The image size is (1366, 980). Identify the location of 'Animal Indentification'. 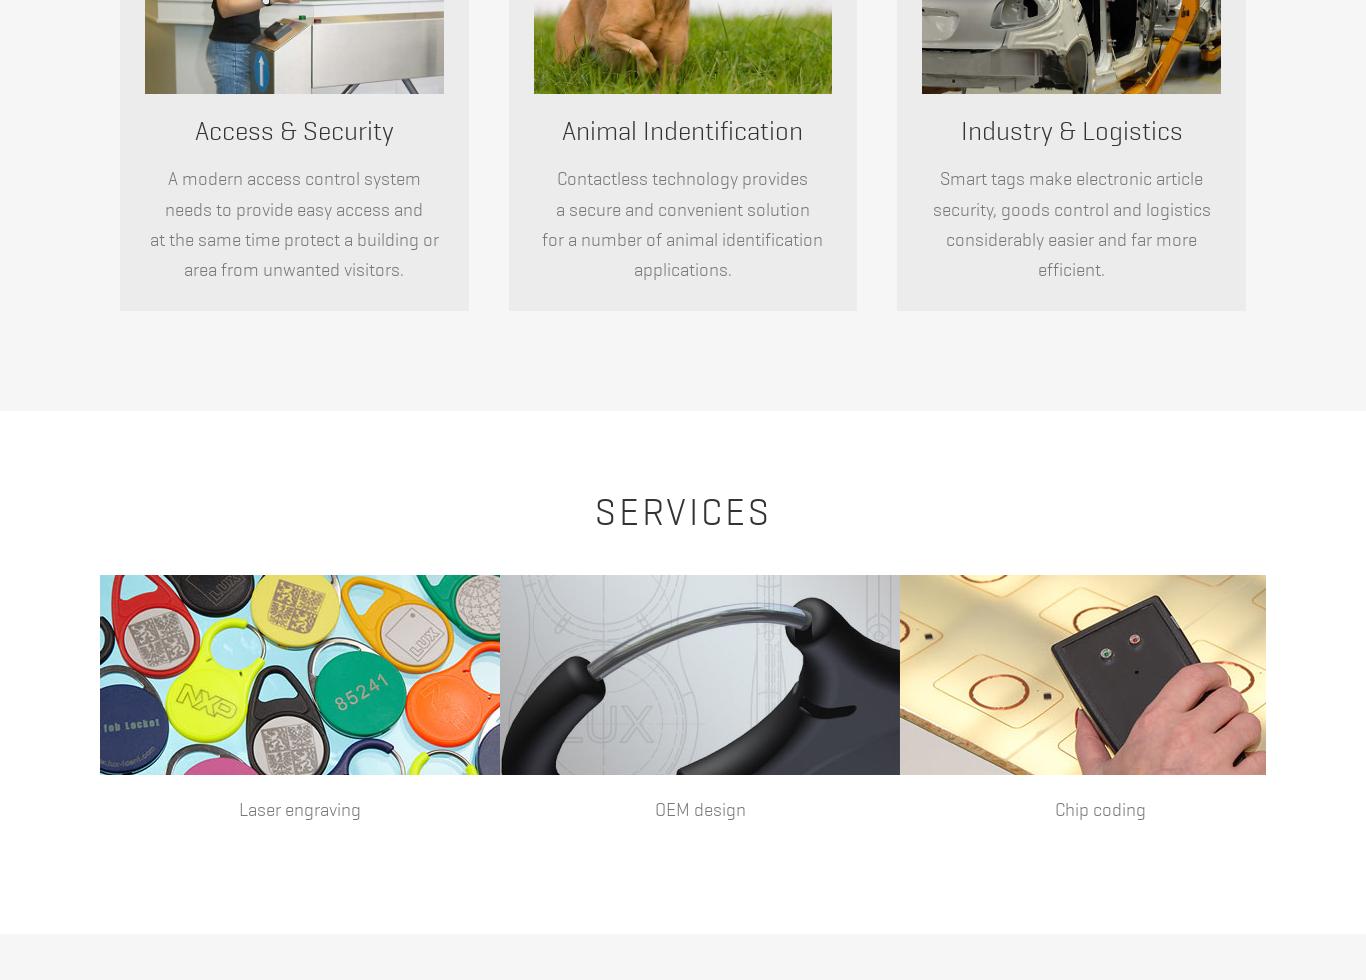
(561, 131).